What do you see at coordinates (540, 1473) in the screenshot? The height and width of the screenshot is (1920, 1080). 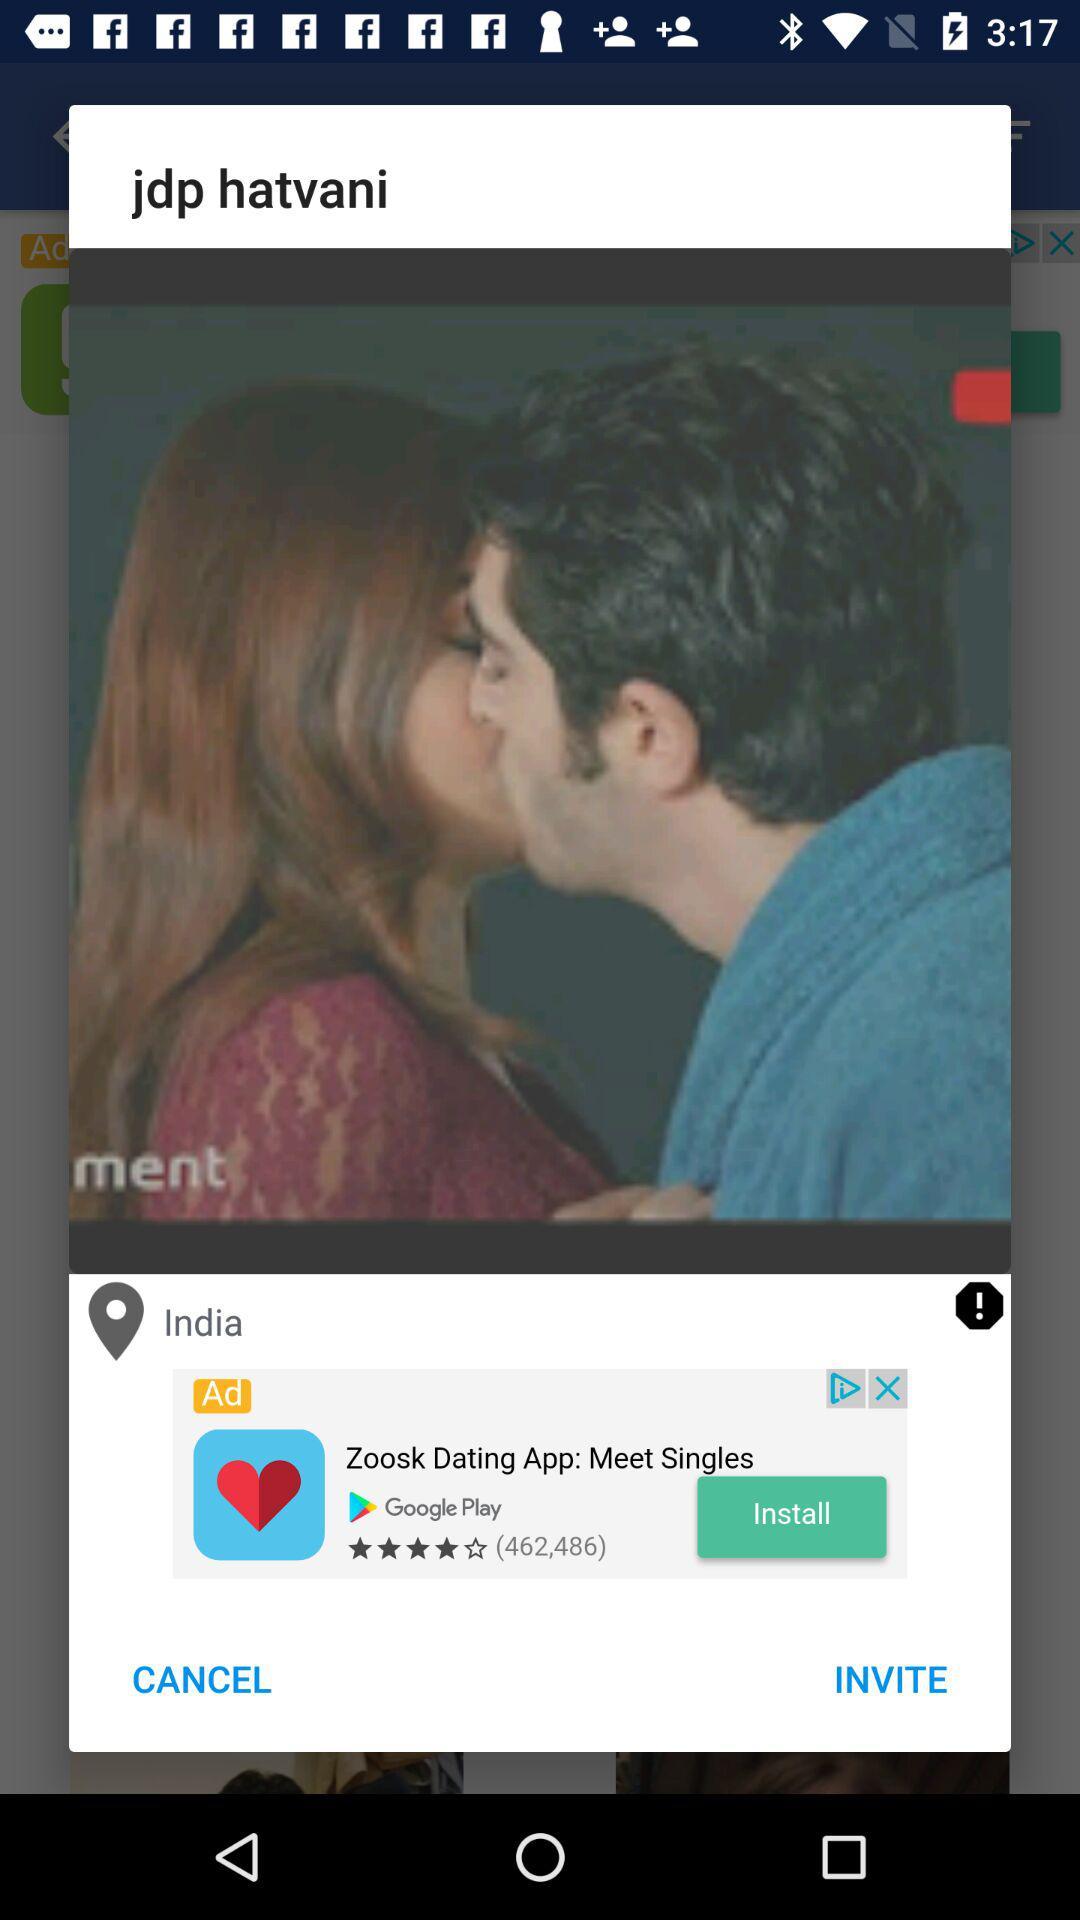 I see `app advertisement` at bounding box center [540, 1473].